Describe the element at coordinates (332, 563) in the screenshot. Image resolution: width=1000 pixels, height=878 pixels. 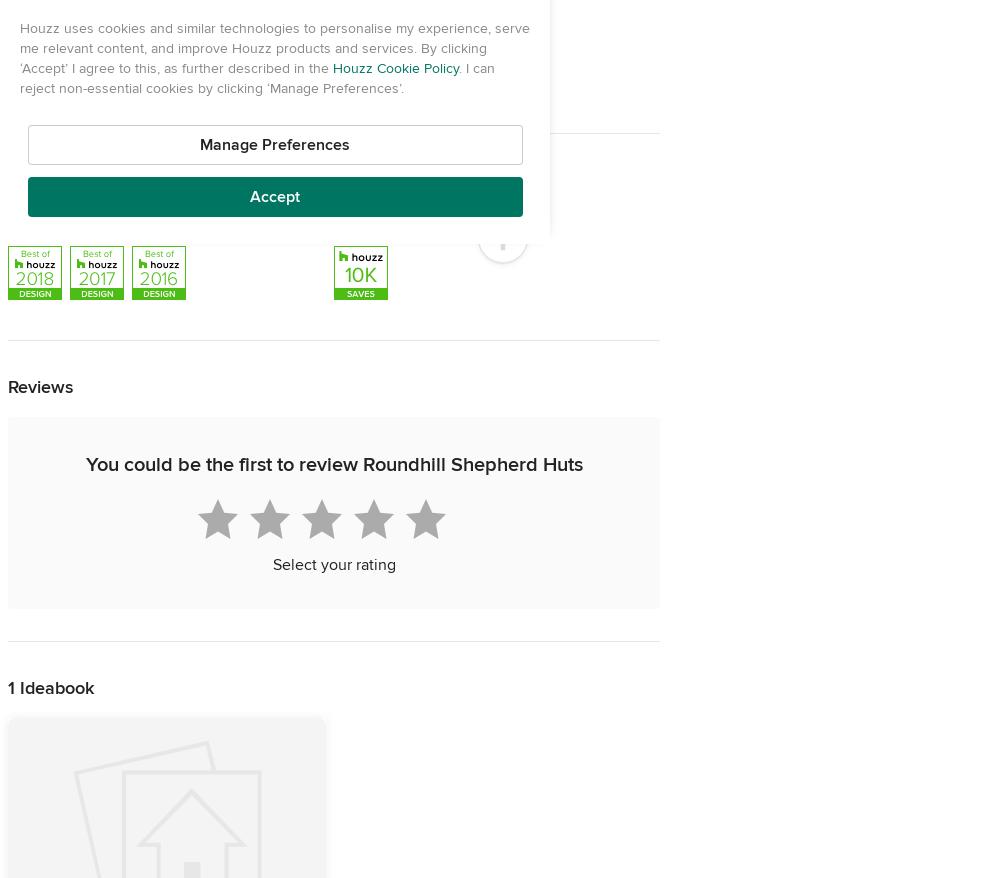
I see `'Select your rating'` at that location.